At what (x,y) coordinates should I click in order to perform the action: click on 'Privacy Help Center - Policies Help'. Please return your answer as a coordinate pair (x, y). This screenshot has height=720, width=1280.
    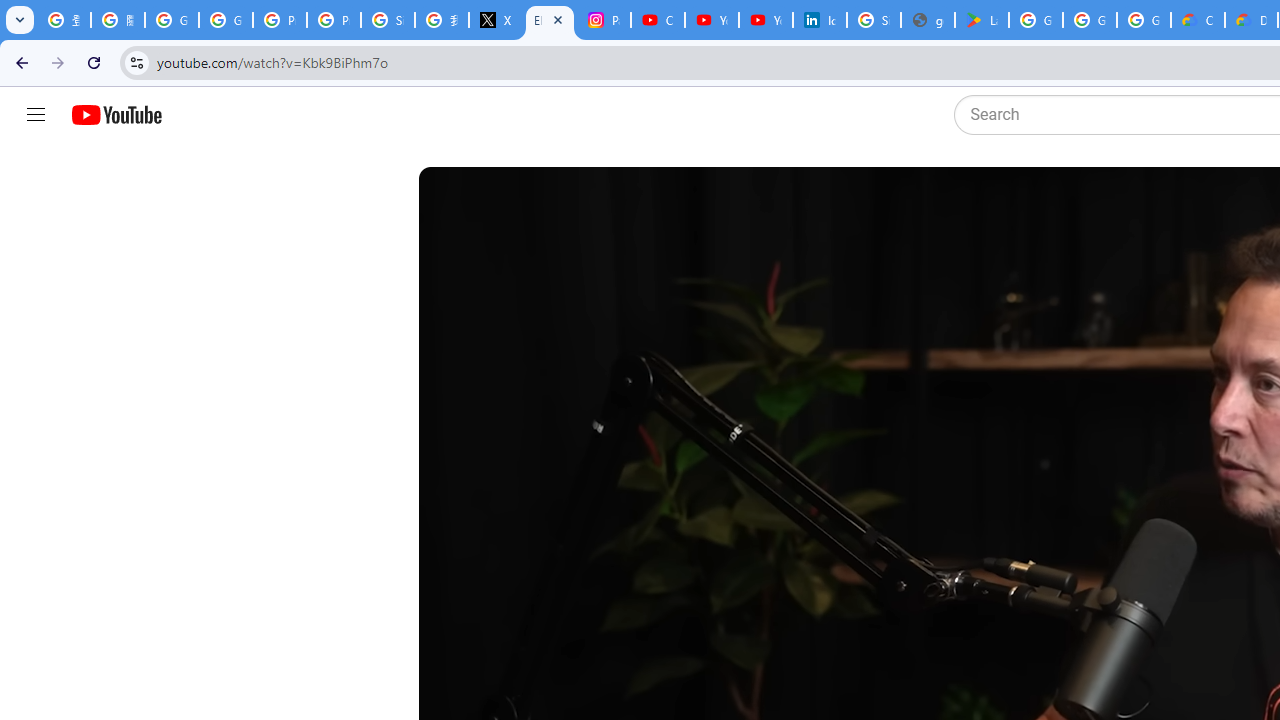
    Looking at the image, I should click on (279, 20).